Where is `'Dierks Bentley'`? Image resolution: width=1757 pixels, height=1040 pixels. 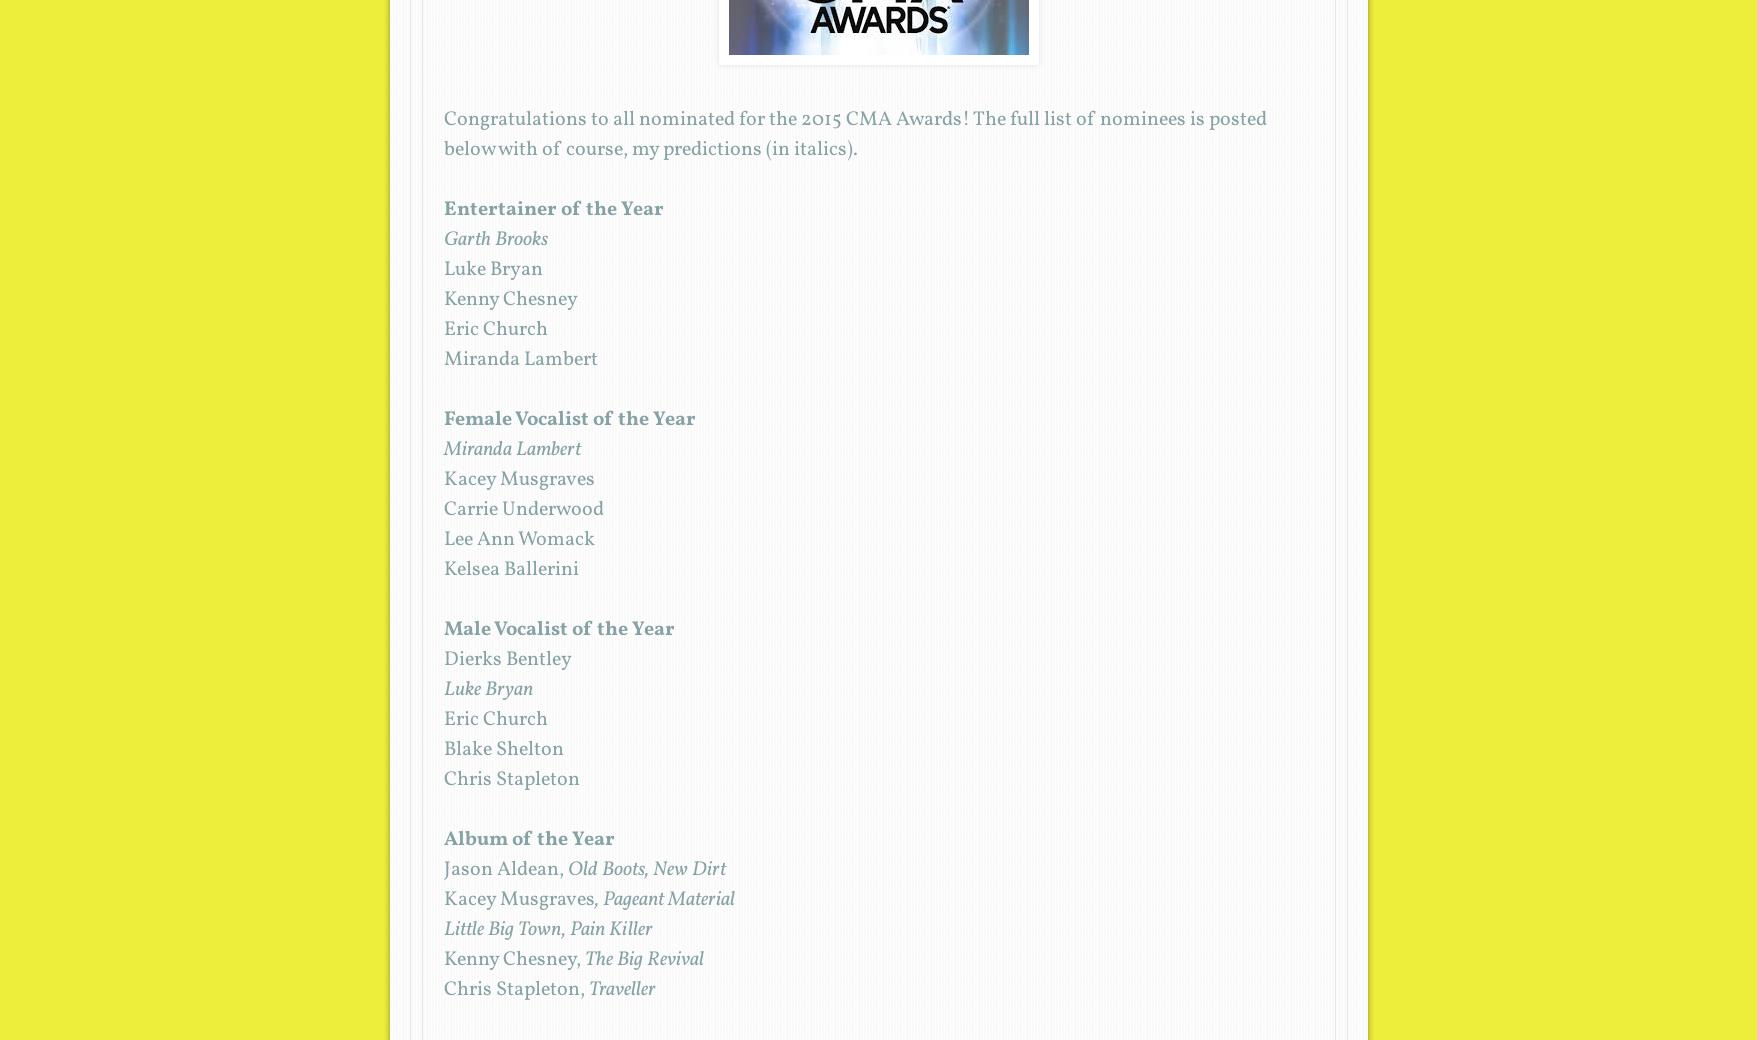
'Dierks Bentley' is located at coordinates (507, 659).